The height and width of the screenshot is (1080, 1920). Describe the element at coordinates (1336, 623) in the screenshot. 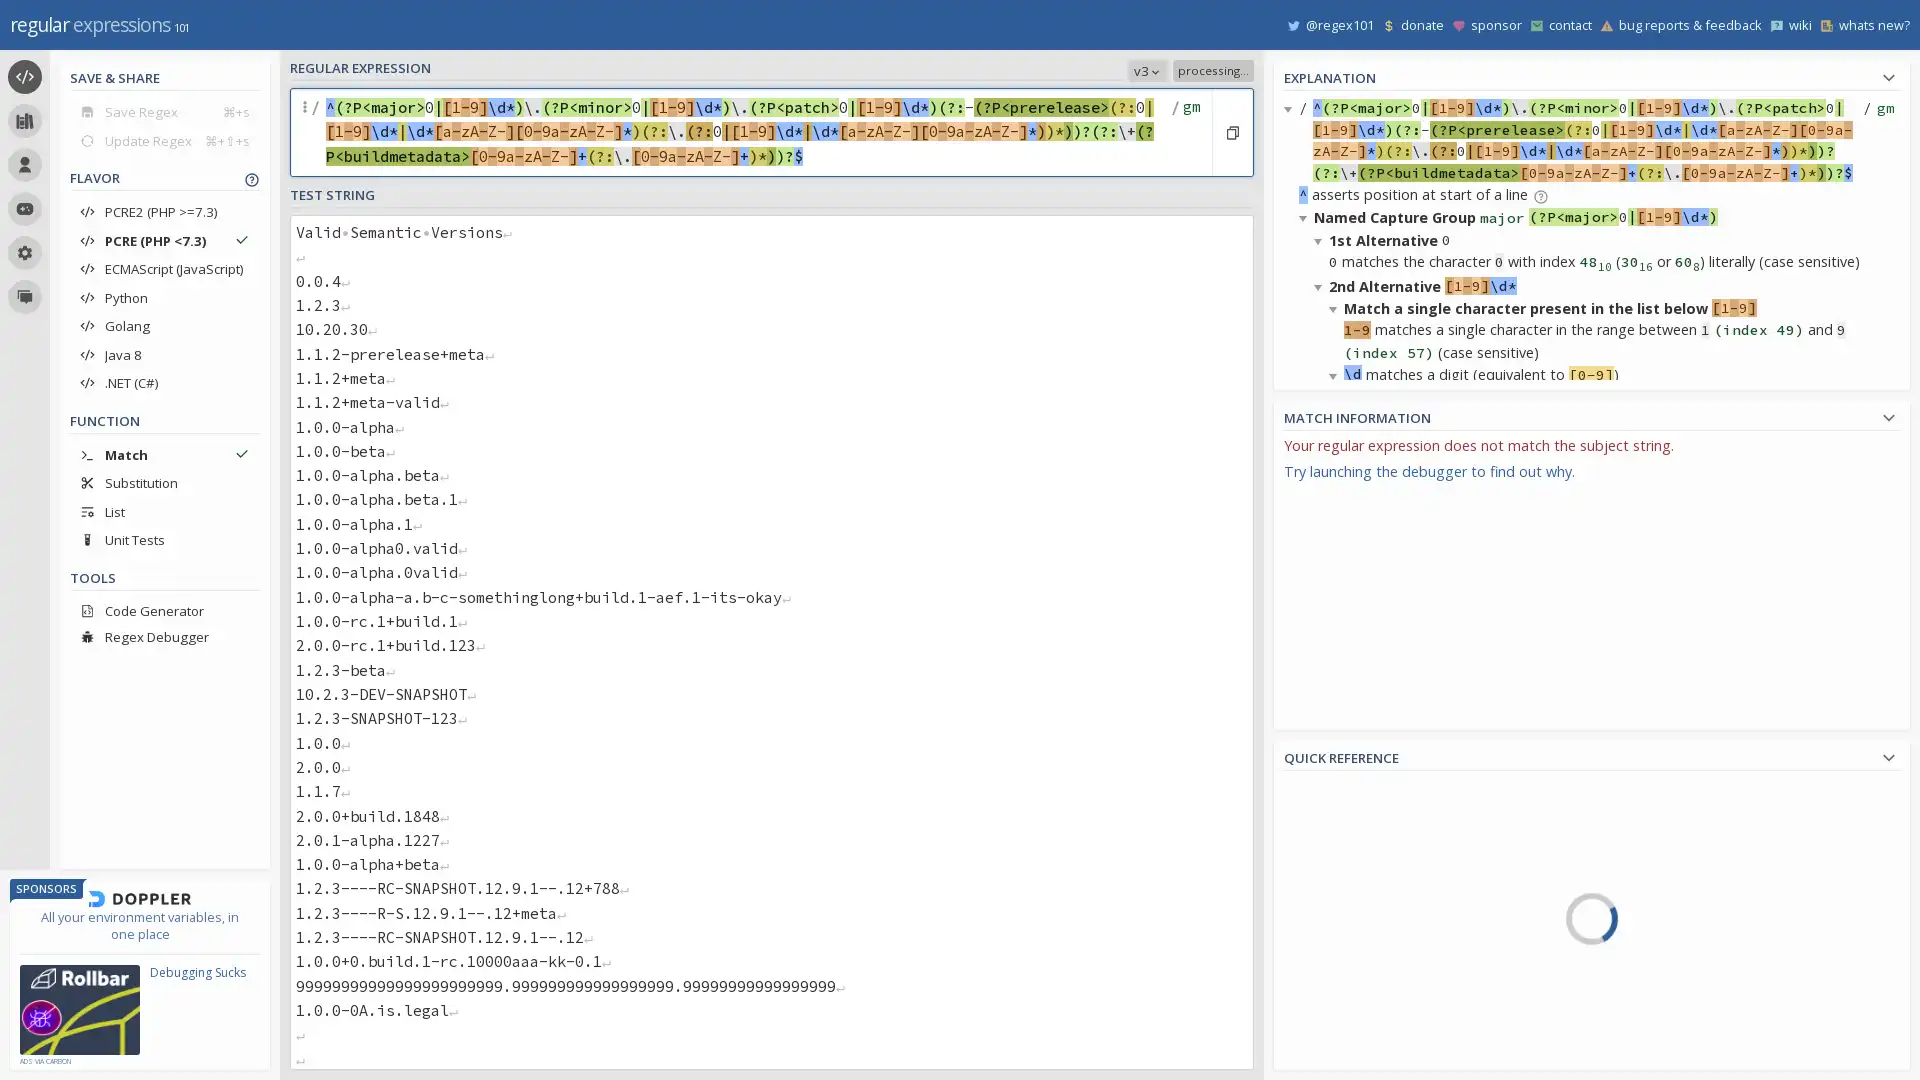

I see `Collapse Subtree` at that location.